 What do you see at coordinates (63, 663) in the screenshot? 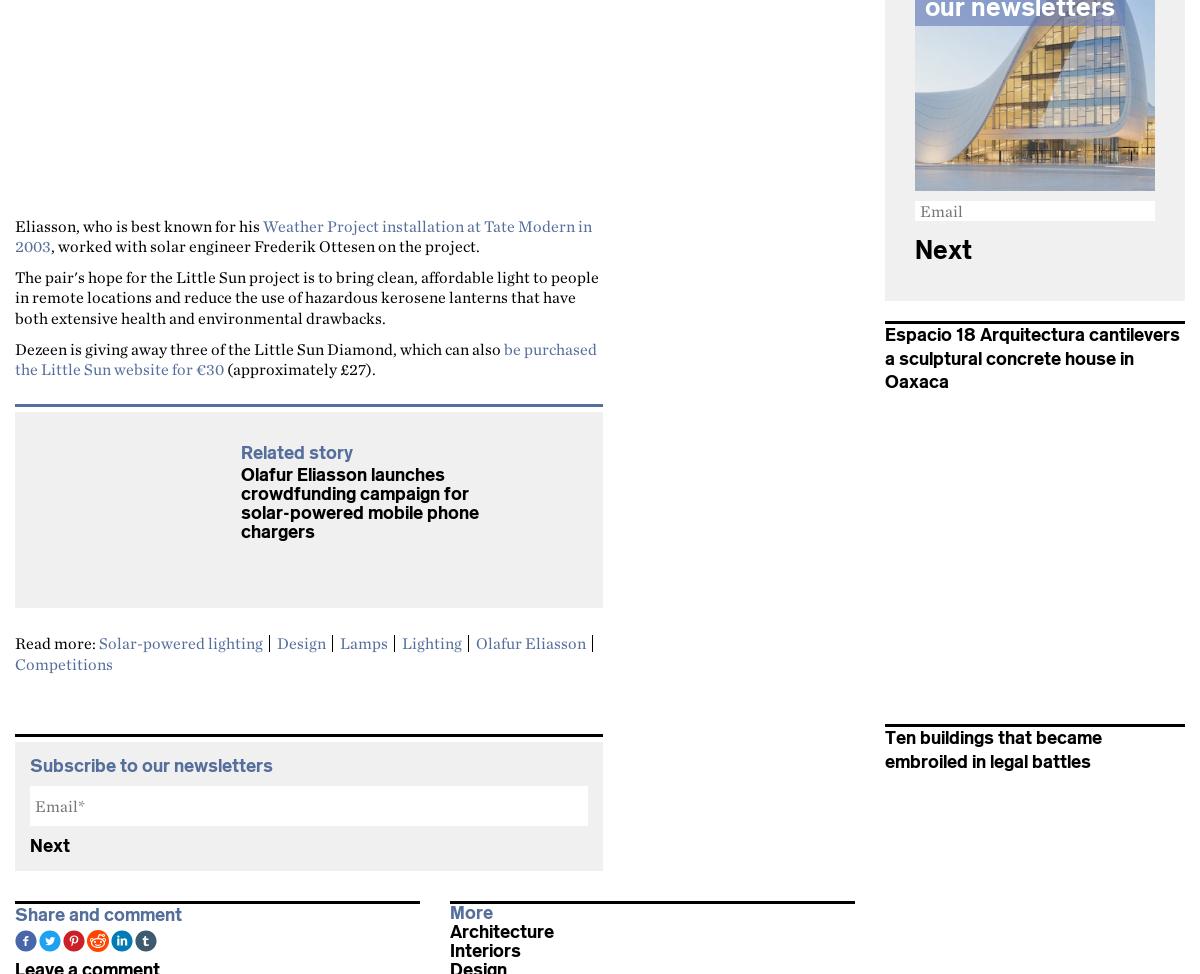
I see `'Competitions'` at bounding box center [63, 663].